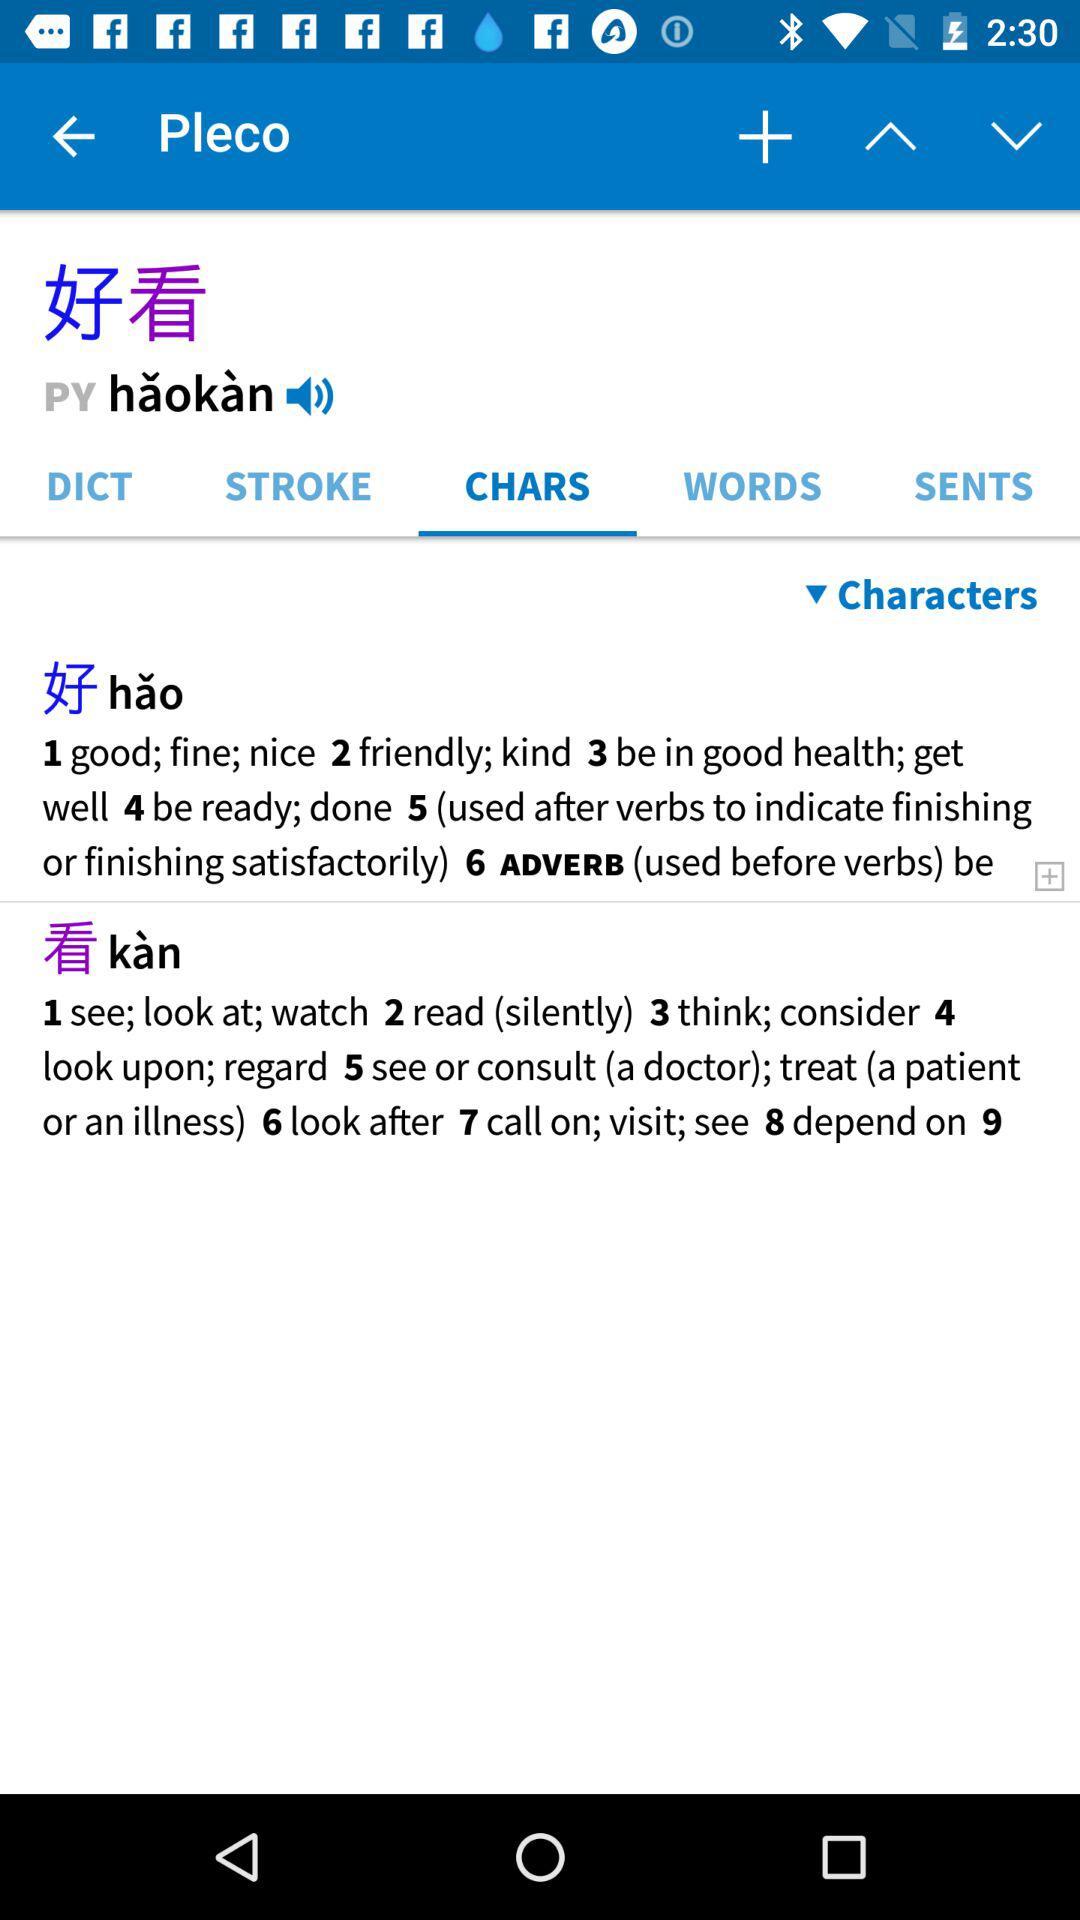 This screenshot has height=1920, width=1080. I want to click on the item to the left of the words icon, so click(526, 483).